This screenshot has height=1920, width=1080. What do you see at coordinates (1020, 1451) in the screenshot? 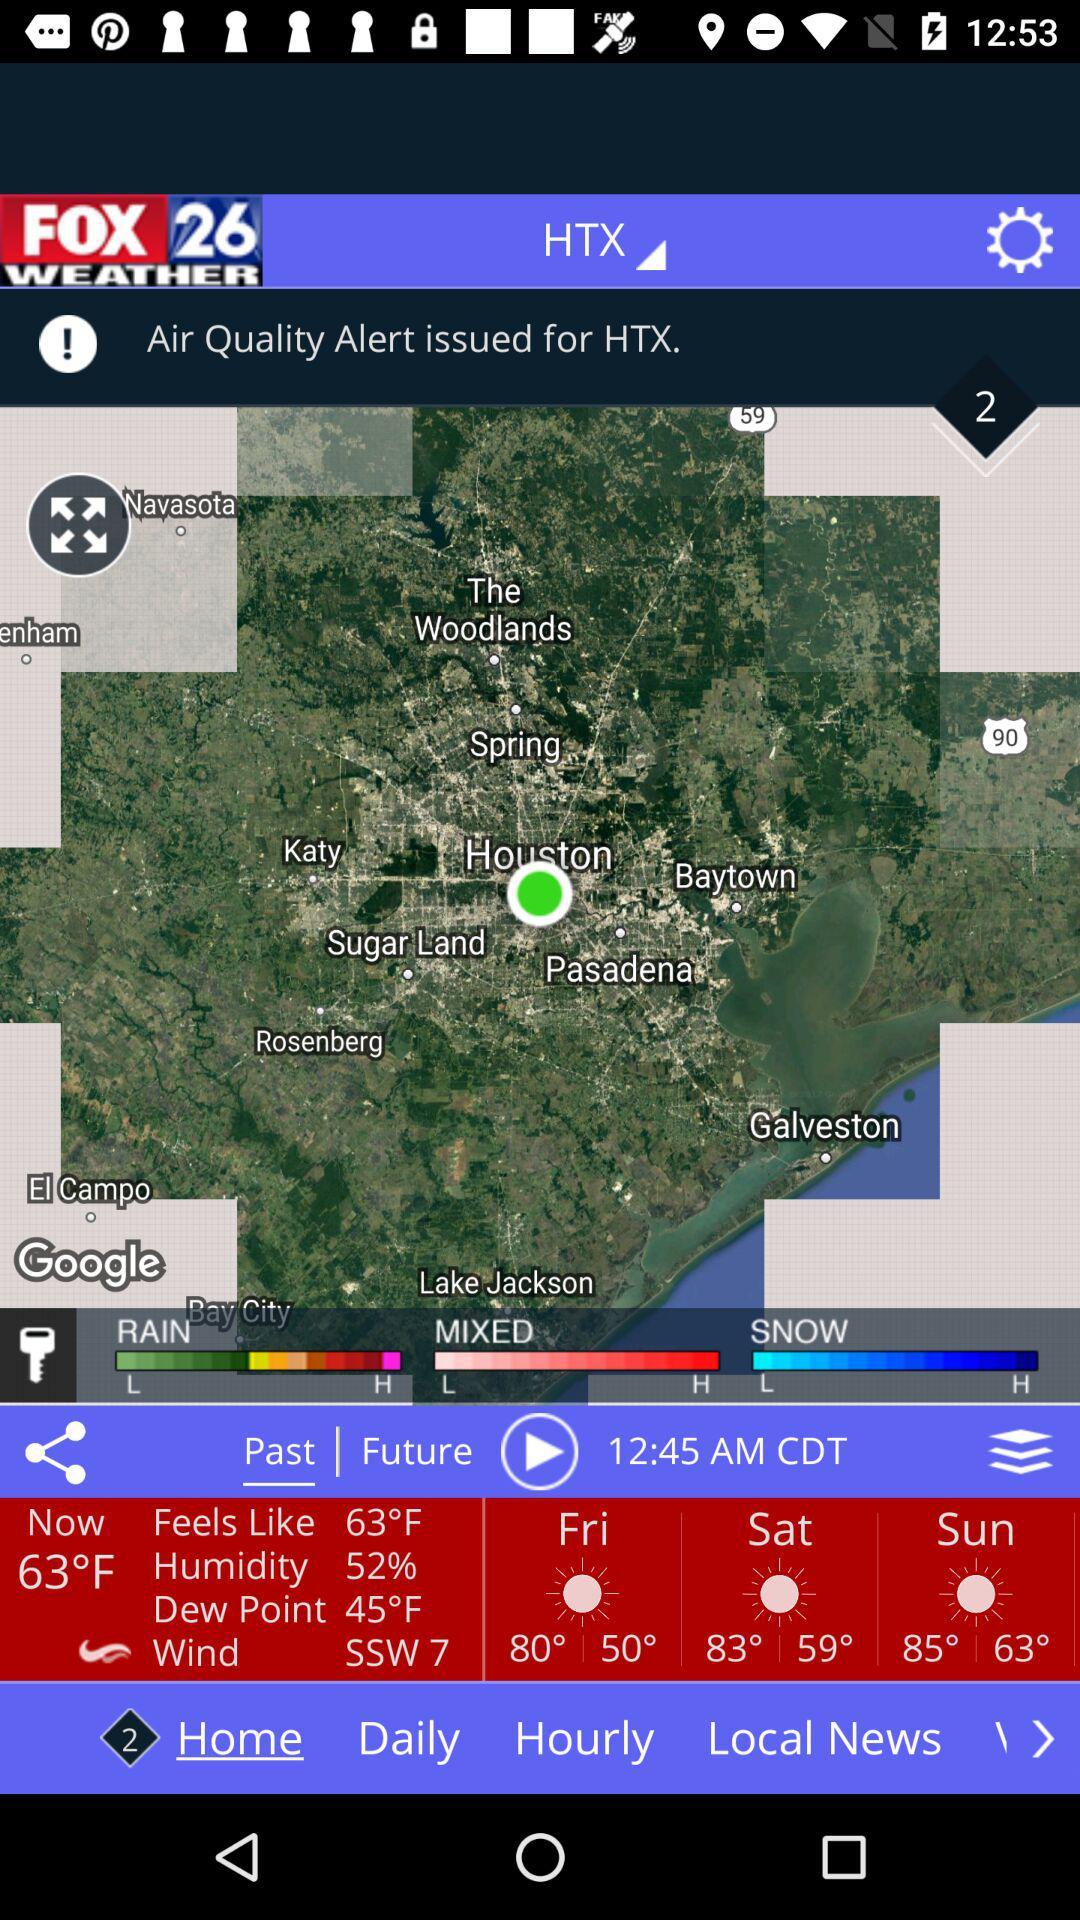
I see `the layers icon` at bounding box center [1020, 1451].